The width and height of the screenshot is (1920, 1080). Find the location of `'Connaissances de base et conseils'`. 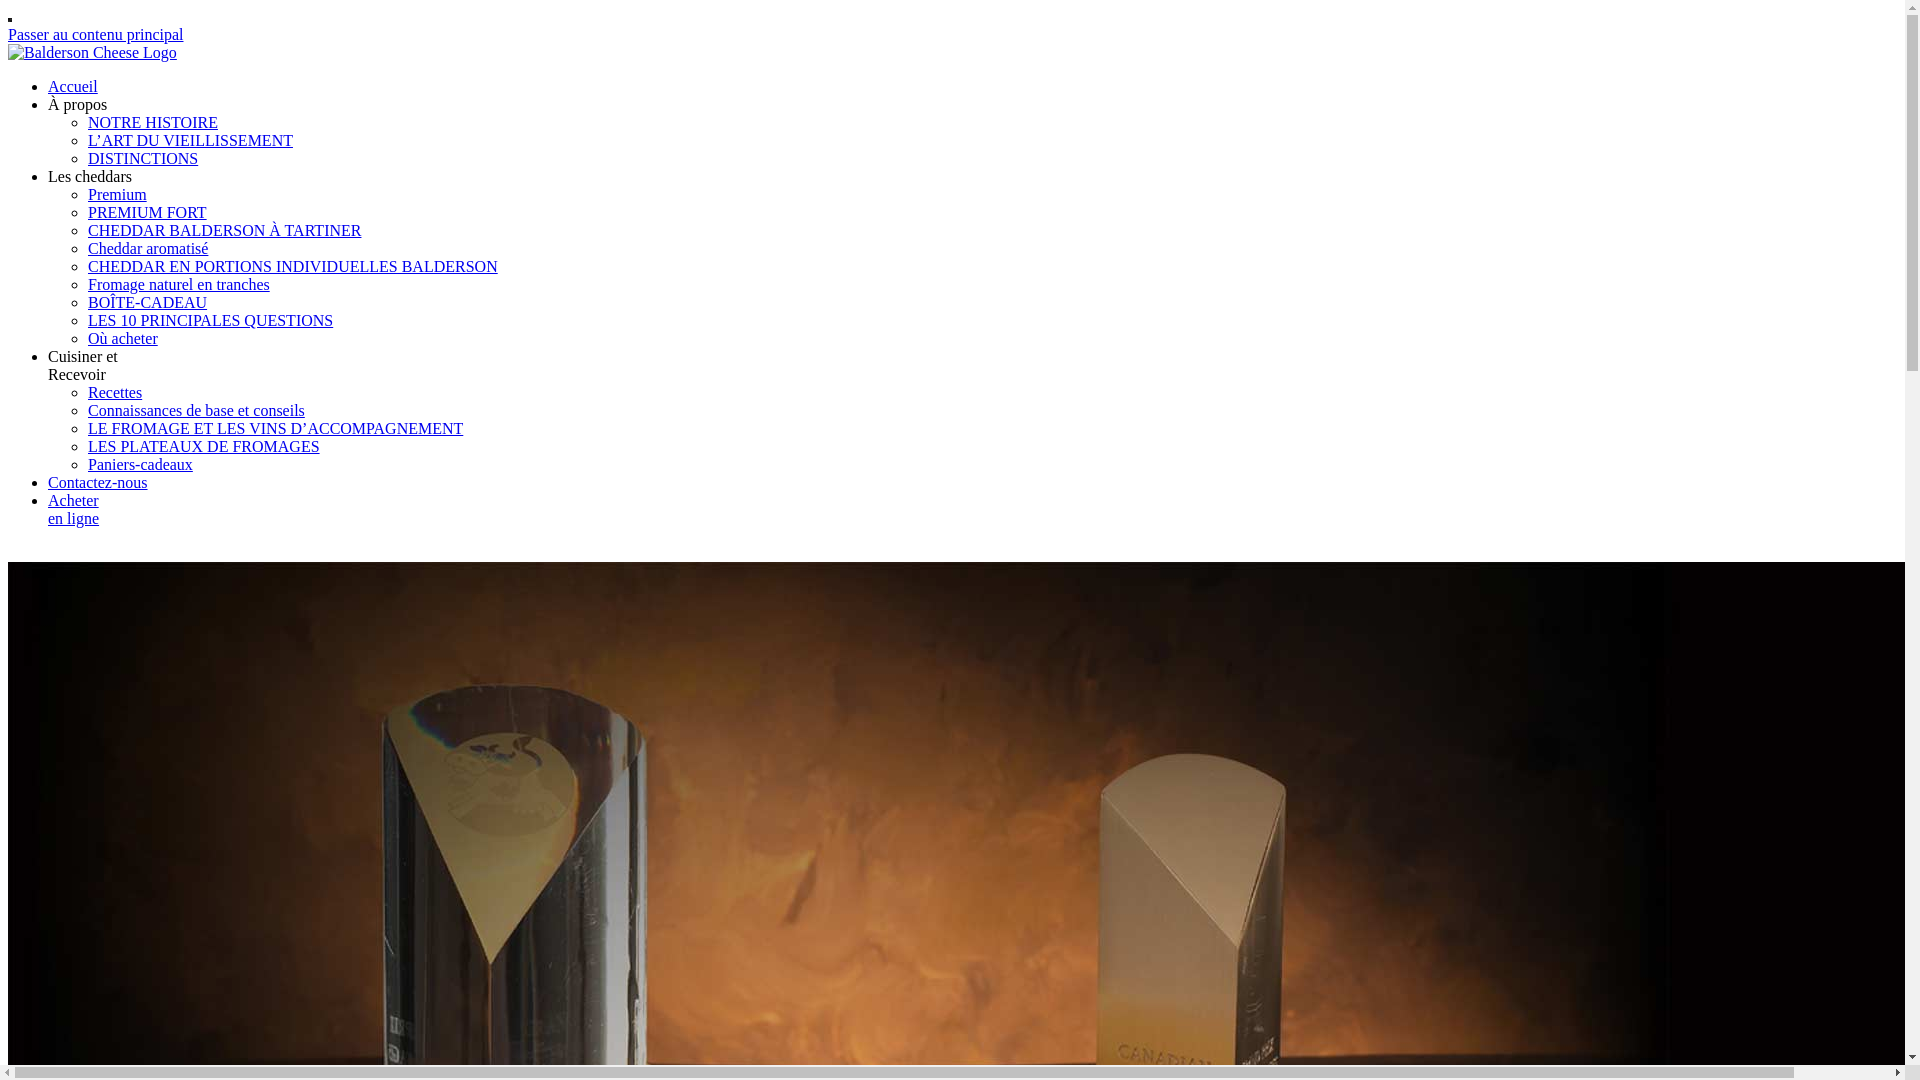

'Connaissances de base et conseils' is located at coordinates (196, 409).